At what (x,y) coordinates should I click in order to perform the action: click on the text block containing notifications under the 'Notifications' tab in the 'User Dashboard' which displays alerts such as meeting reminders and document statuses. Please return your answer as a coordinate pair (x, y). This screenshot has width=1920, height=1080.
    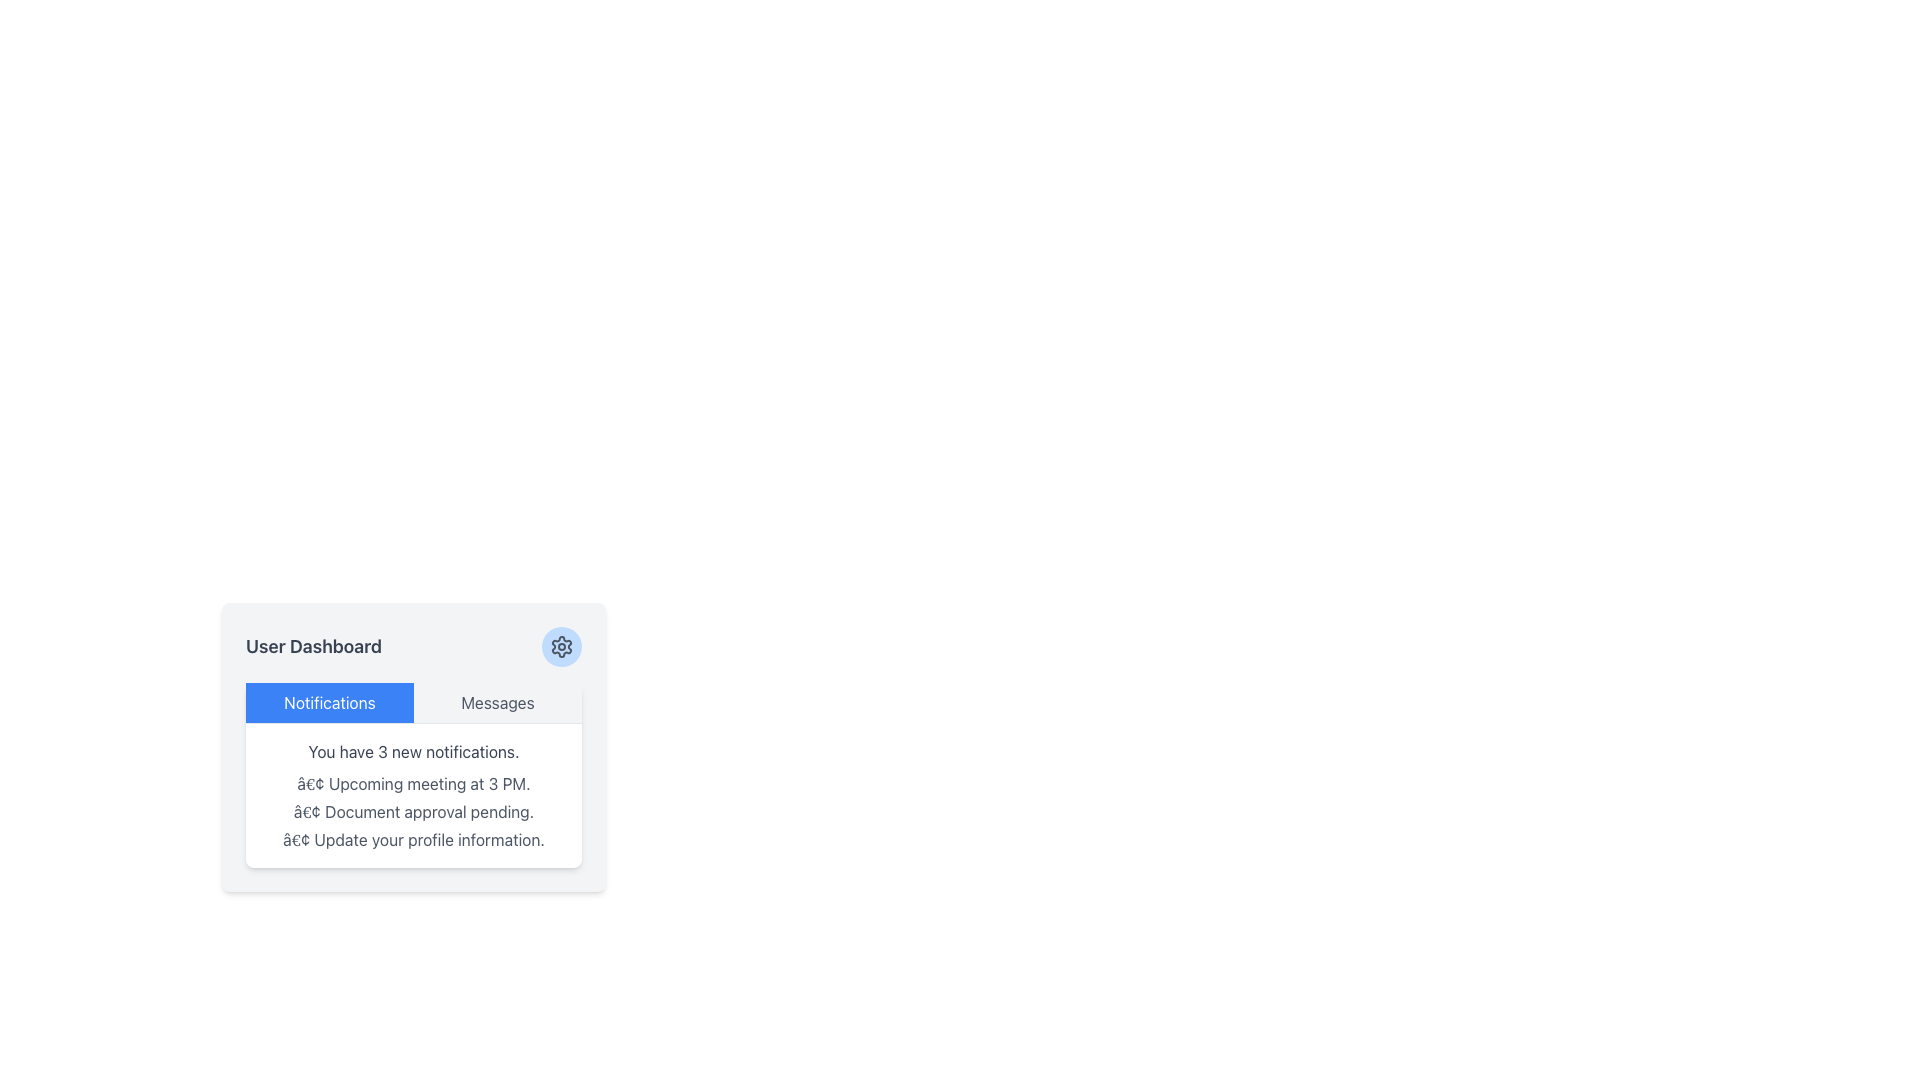
    Looking at the image, I should click on (412, 794).